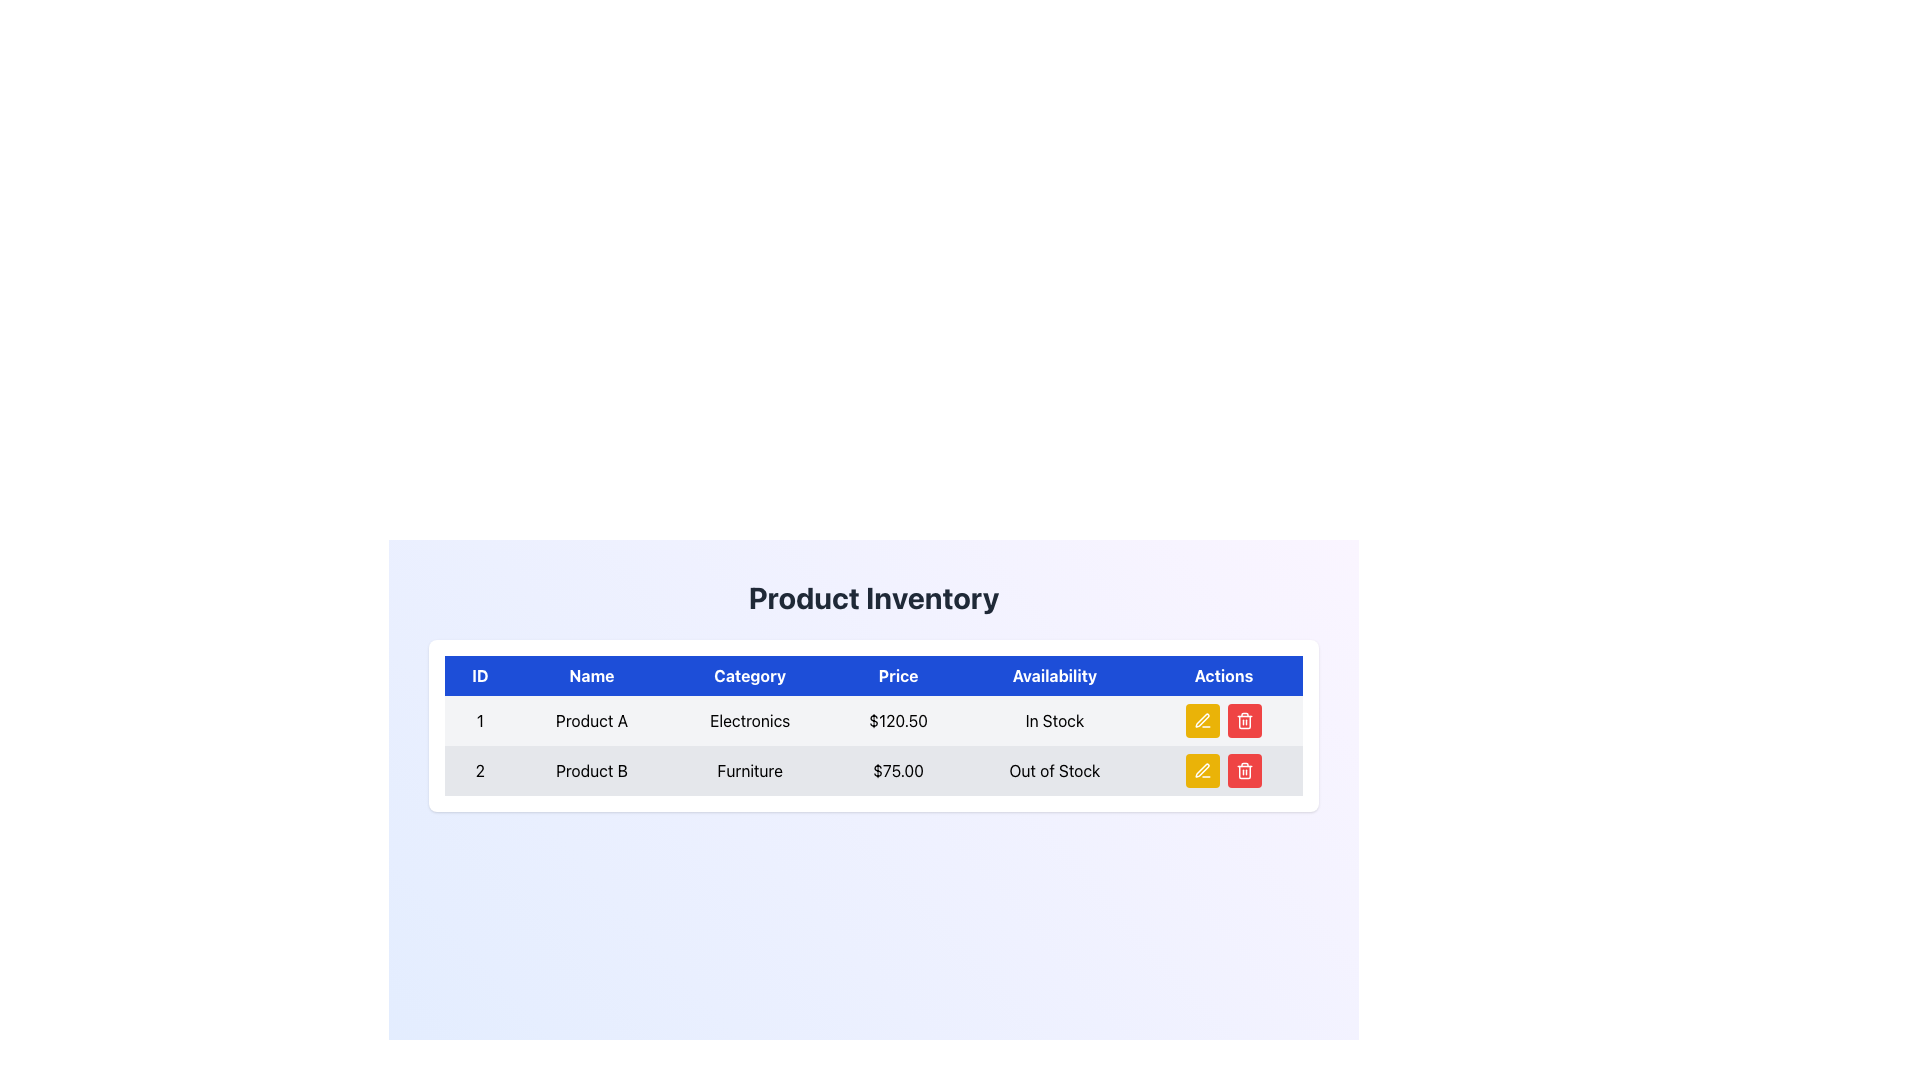  Describe the element at coordinates (749, 770) in the screenshot. I see `the static text label displaying 'Furniture' located under the 'Category' column in the second row of the table` at that location.